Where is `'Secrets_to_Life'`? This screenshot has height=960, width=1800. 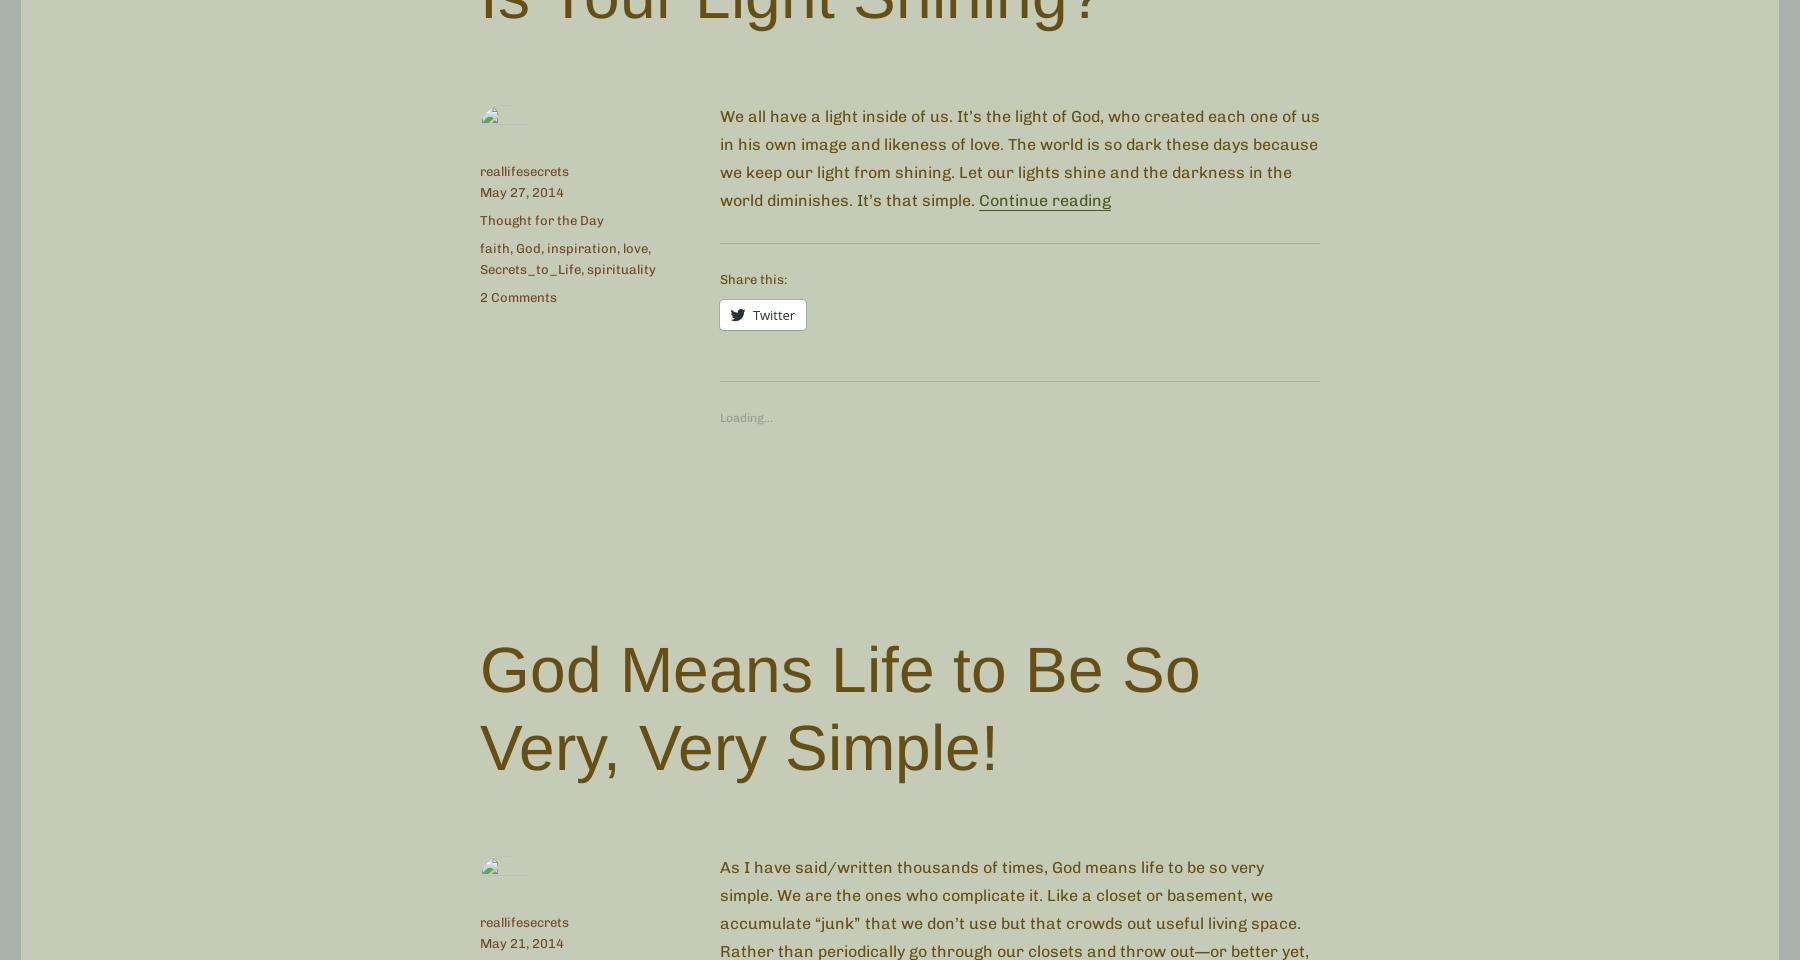
'Secrets_to_Life' is located at coordinates (529, 267).